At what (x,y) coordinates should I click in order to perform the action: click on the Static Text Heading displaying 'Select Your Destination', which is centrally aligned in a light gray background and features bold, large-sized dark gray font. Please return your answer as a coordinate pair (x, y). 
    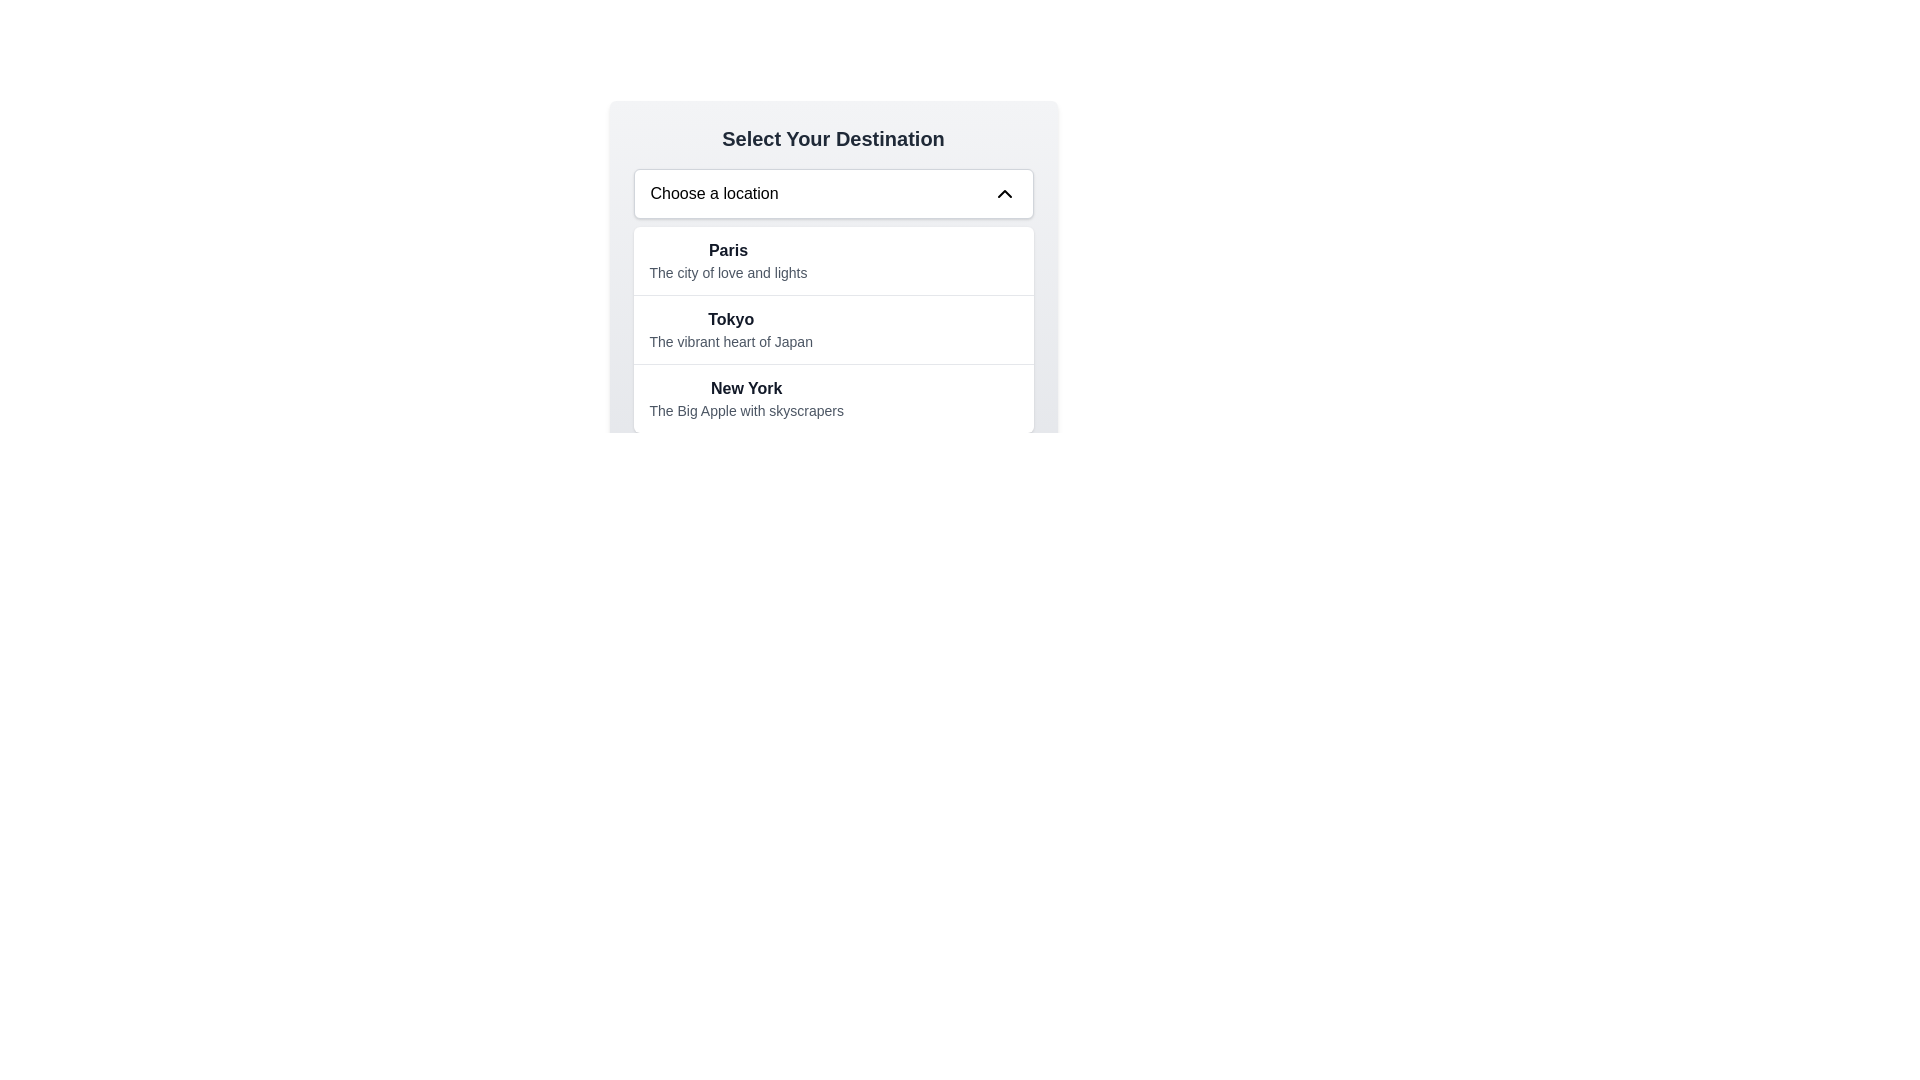
    Looking at the image, I should click on (833, 137).